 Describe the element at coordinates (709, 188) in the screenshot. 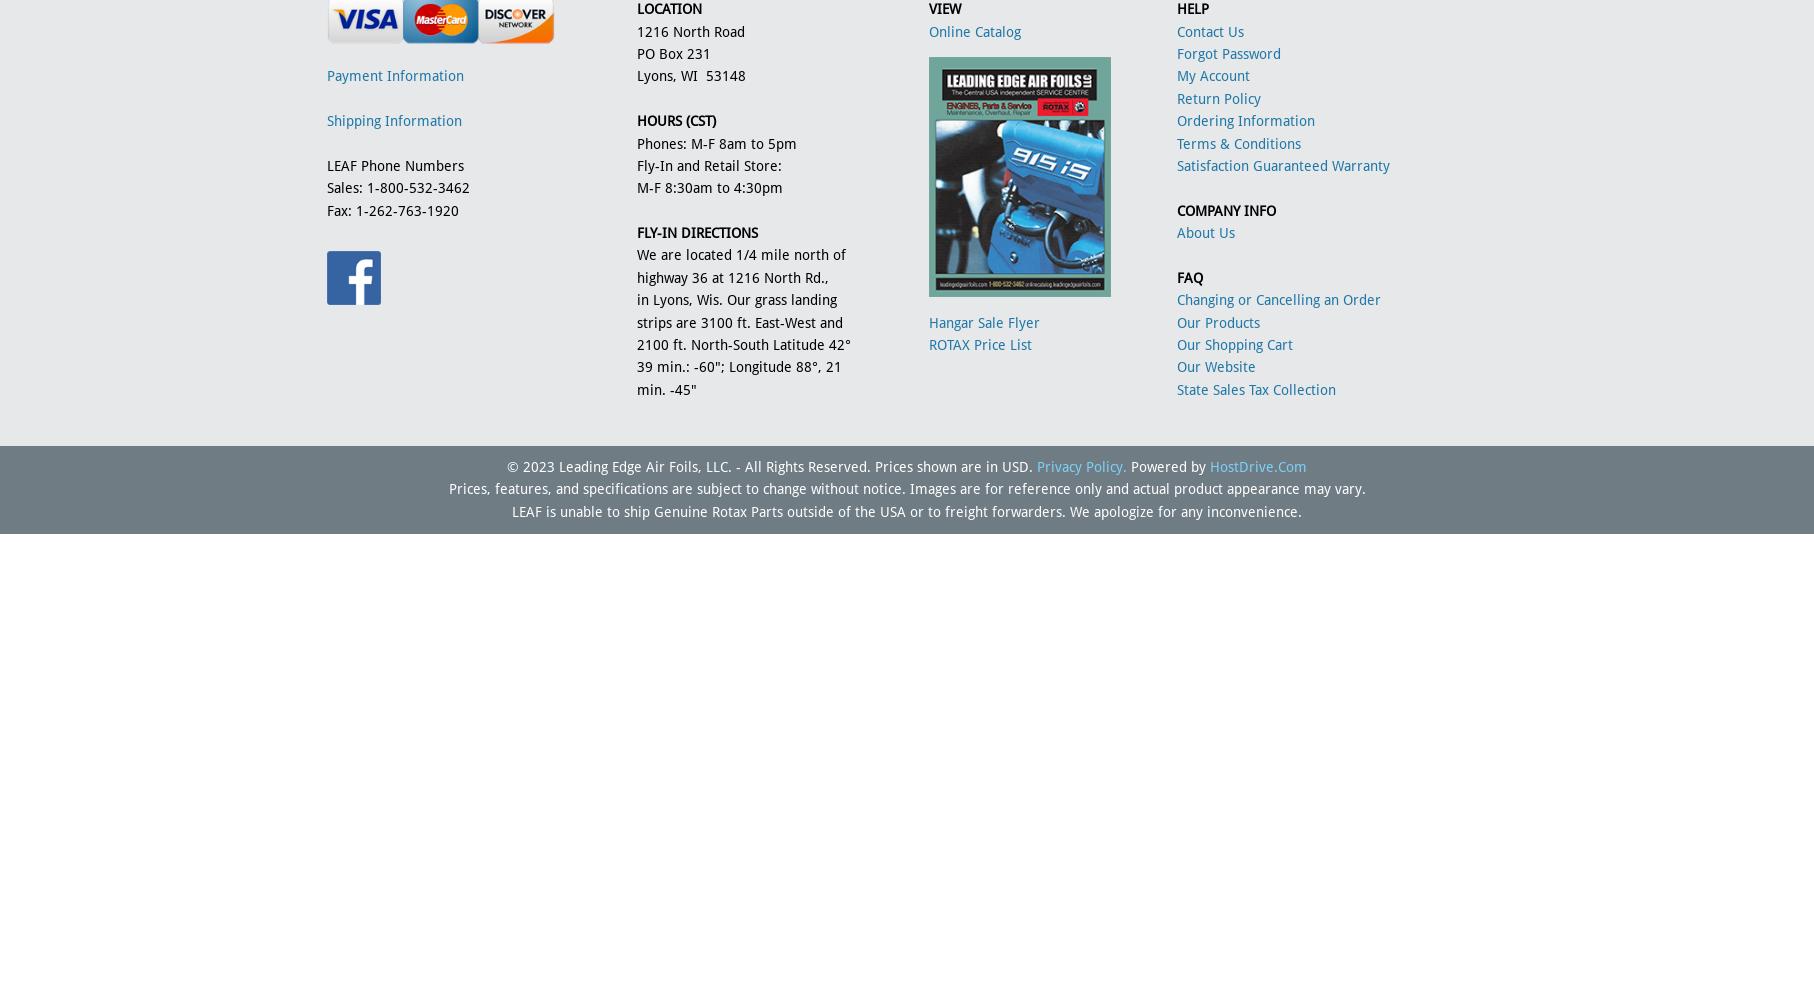

I see `'M-F 8:30am to 4:30pm'` at that location.